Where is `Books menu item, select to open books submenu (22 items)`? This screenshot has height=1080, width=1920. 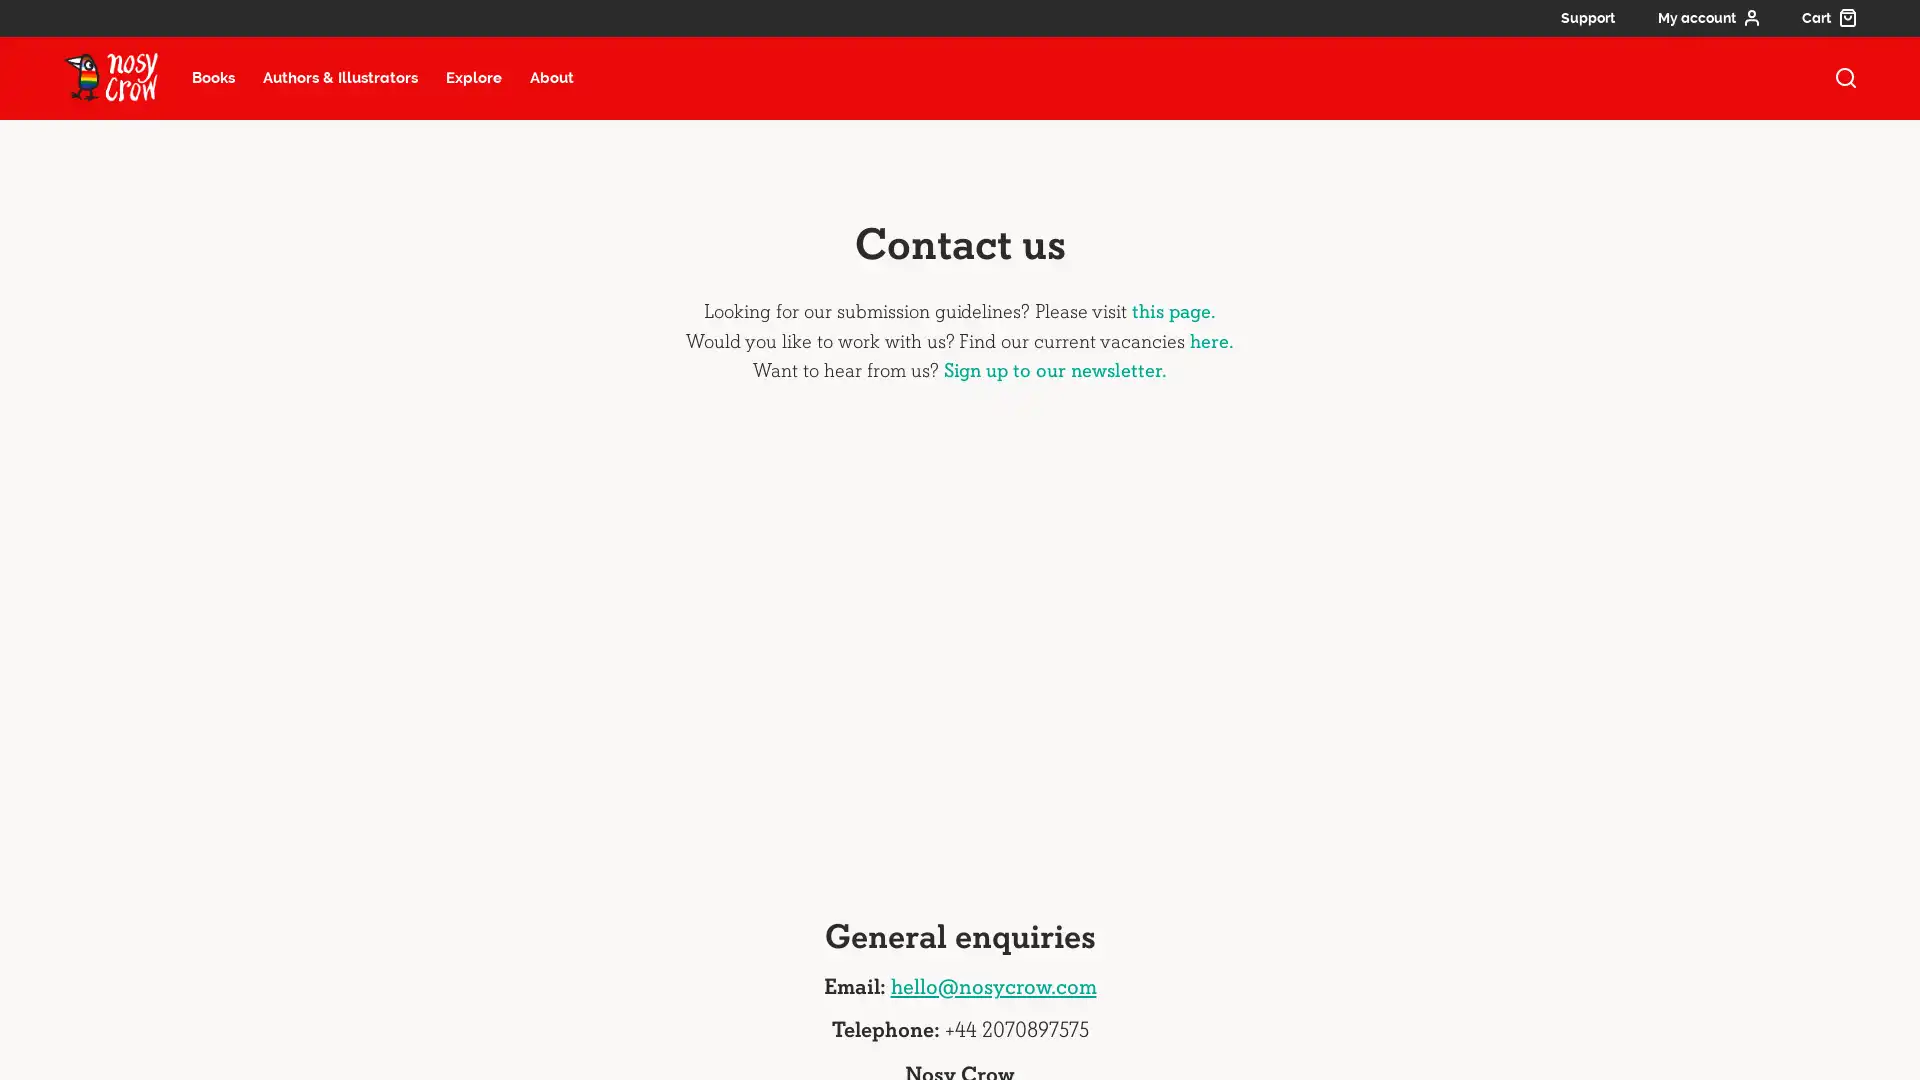 Books menu item, select to open books submenu (22 items) is located at coordinates (213, 76).